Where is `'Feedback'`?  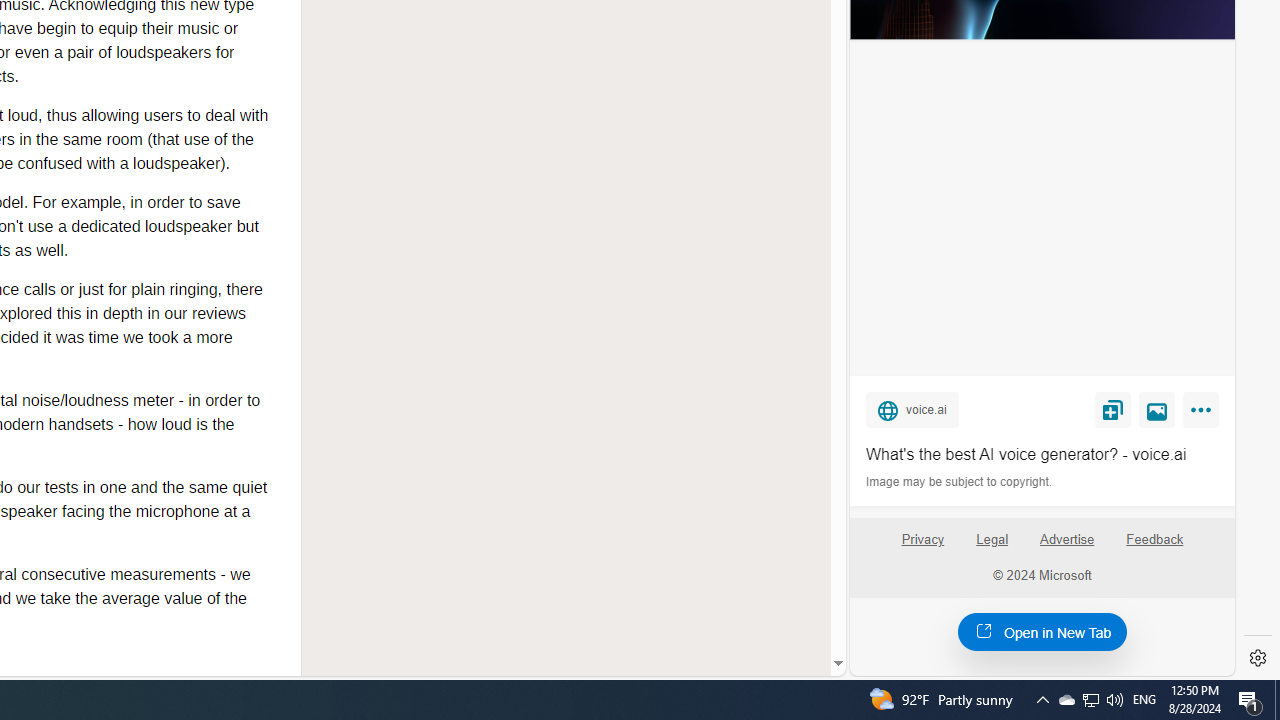
'Feedback' is located at coordinates (1155, 547).